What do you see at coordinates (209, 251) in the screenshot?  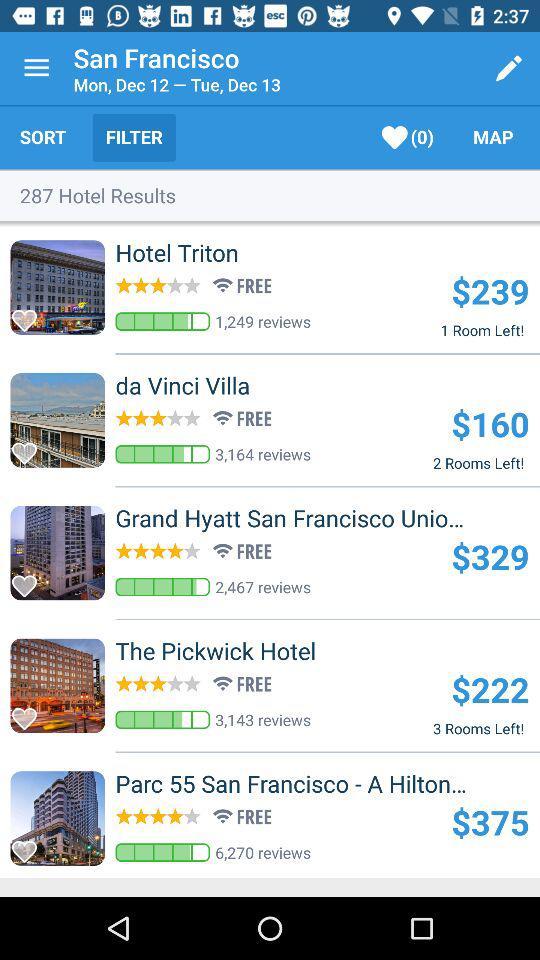 I see `hotel triton item` at bounding box center [209, 251].